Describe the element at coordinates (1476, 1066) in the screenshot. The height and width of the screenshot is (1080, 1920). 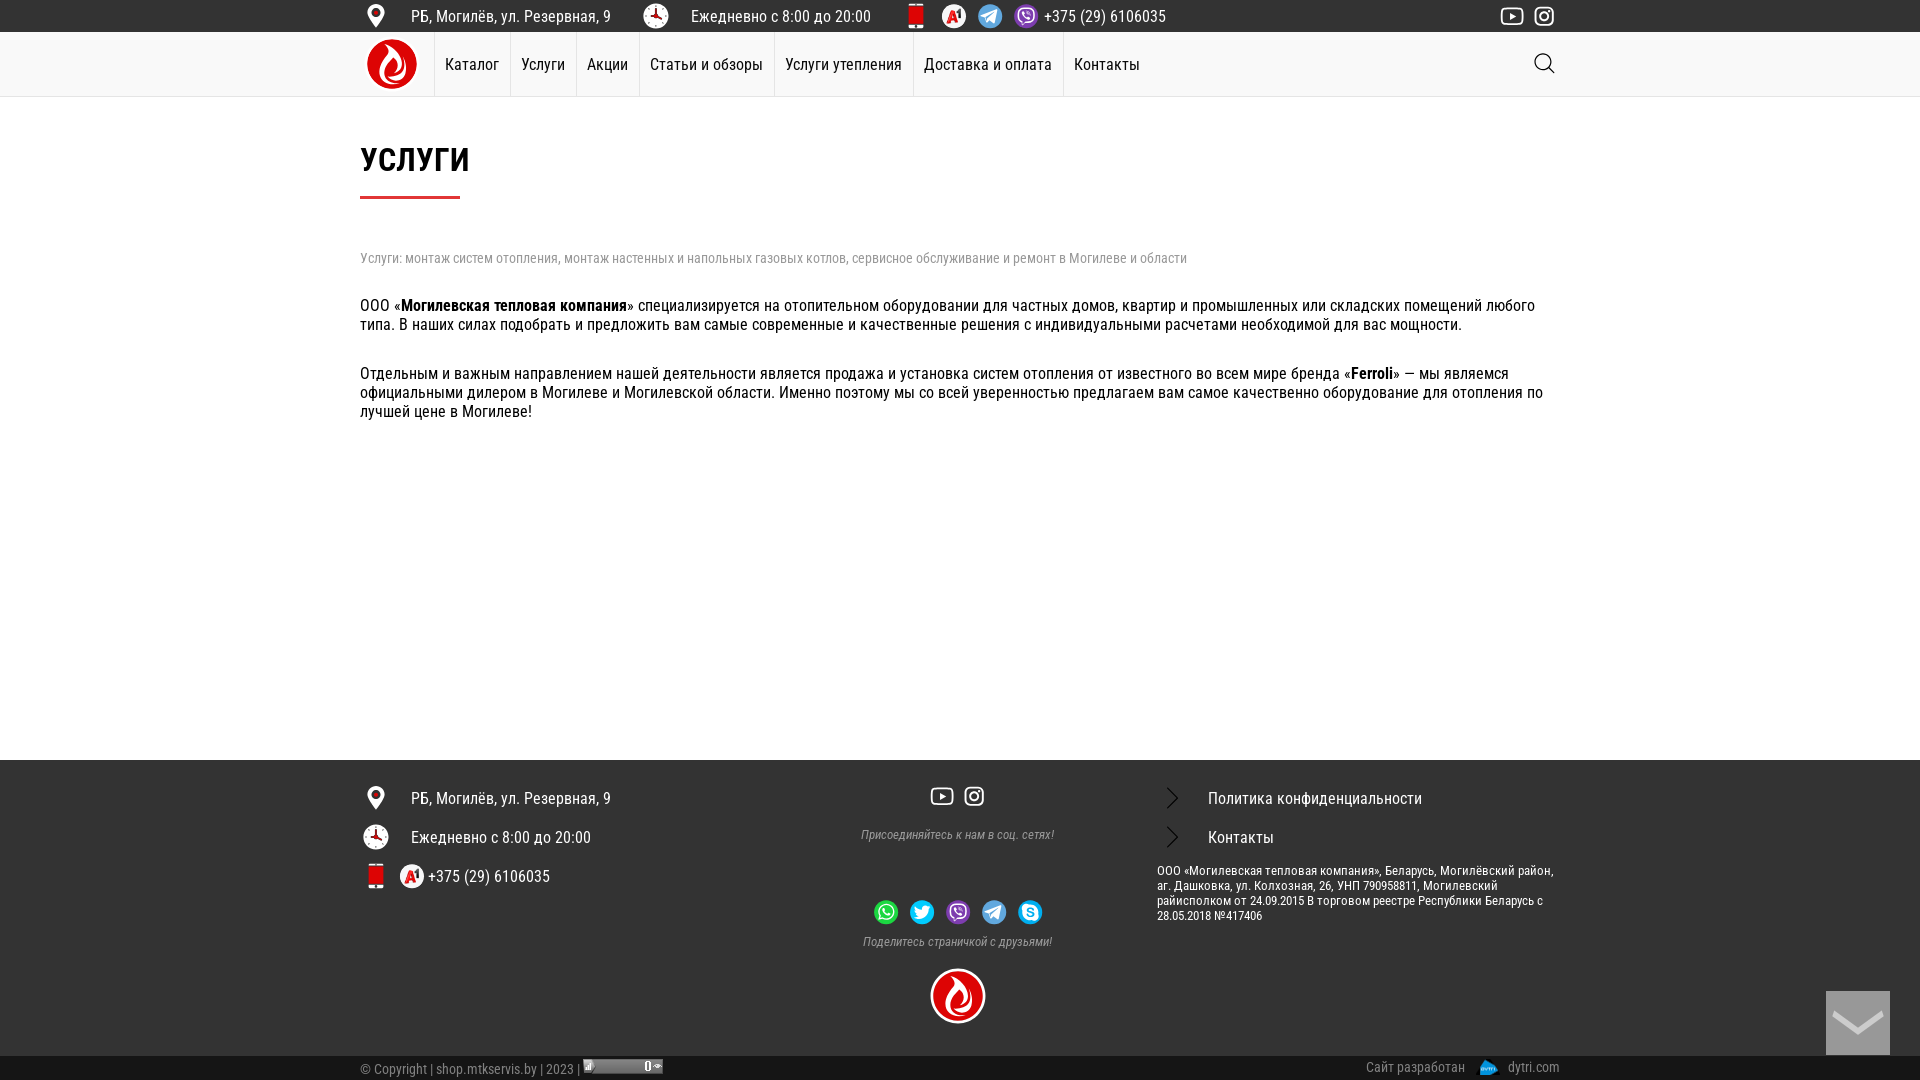
I see `'dytri.com'` at that location.